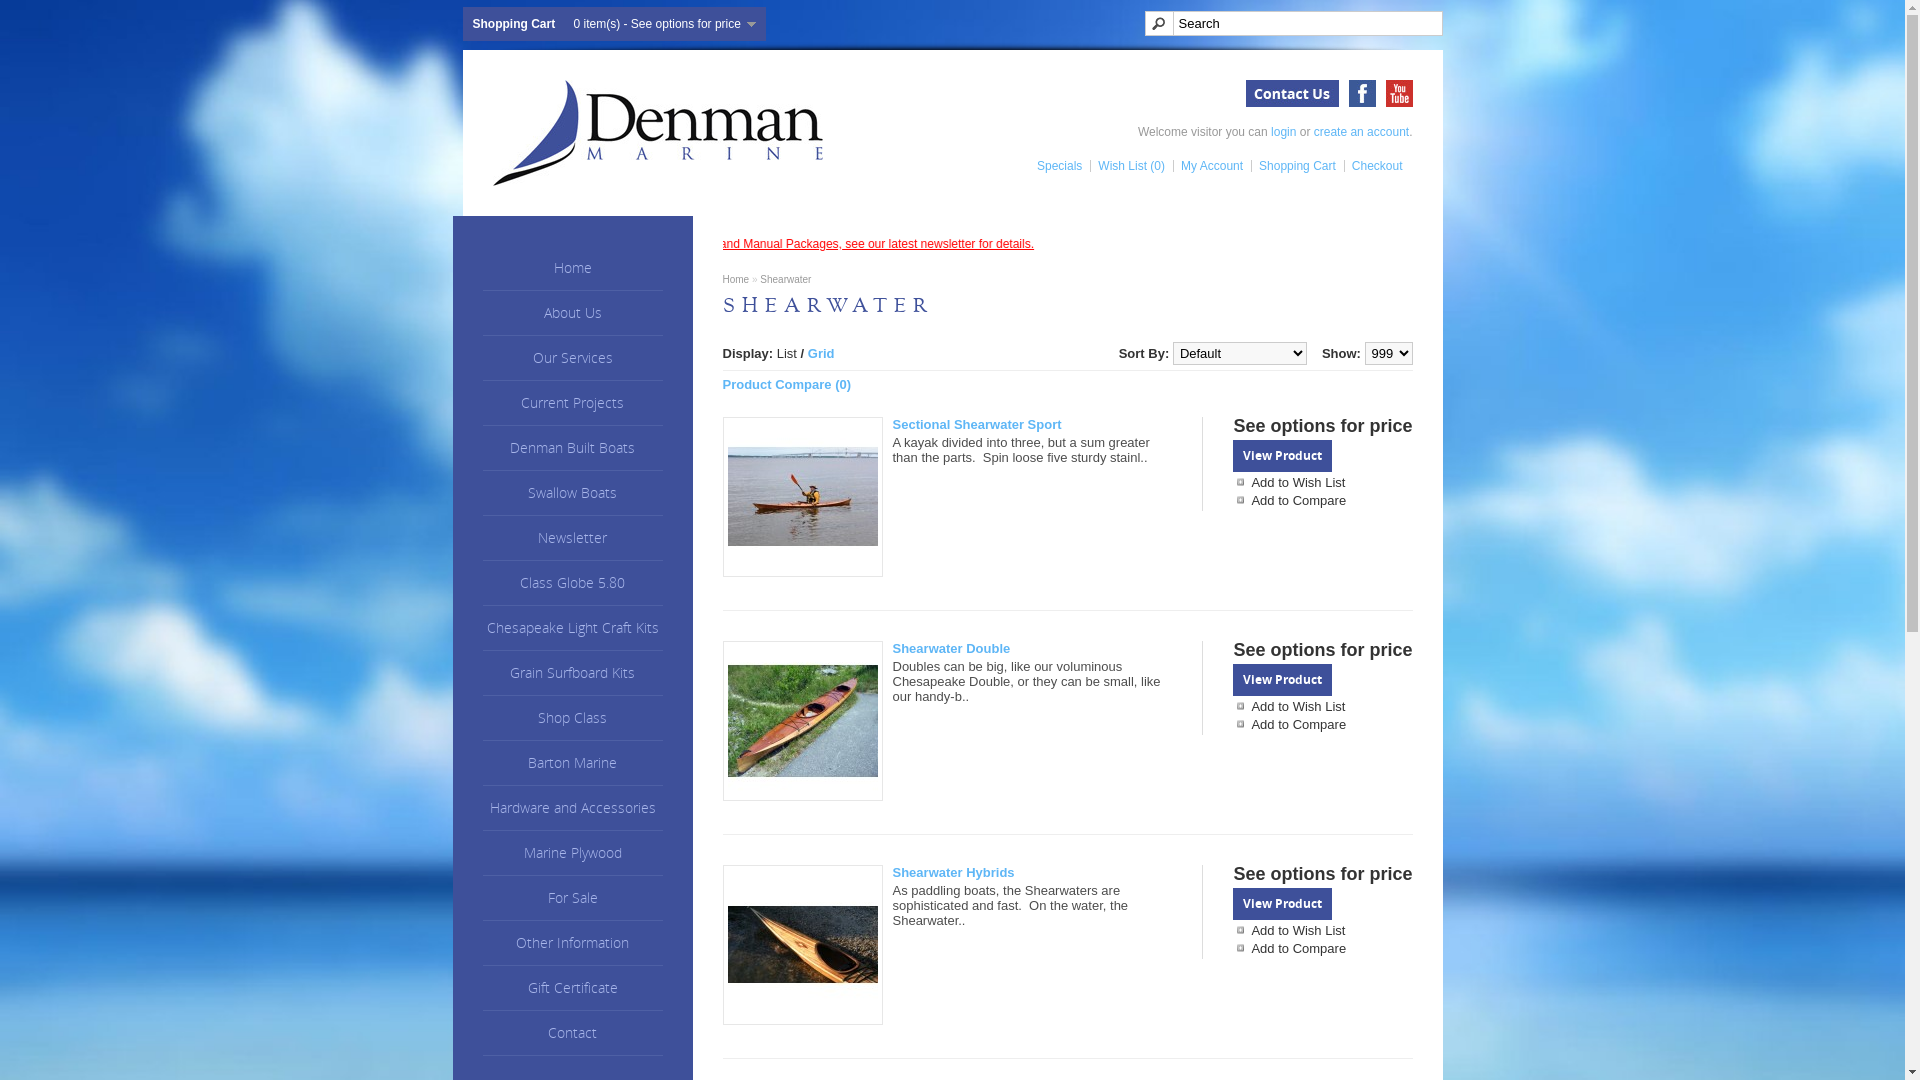 This screenshot has width=1920, height=1080. What do you see at coordinates (1283, 131) in the screenshot?
I see `'login'` at bounding box center [1283, 131].